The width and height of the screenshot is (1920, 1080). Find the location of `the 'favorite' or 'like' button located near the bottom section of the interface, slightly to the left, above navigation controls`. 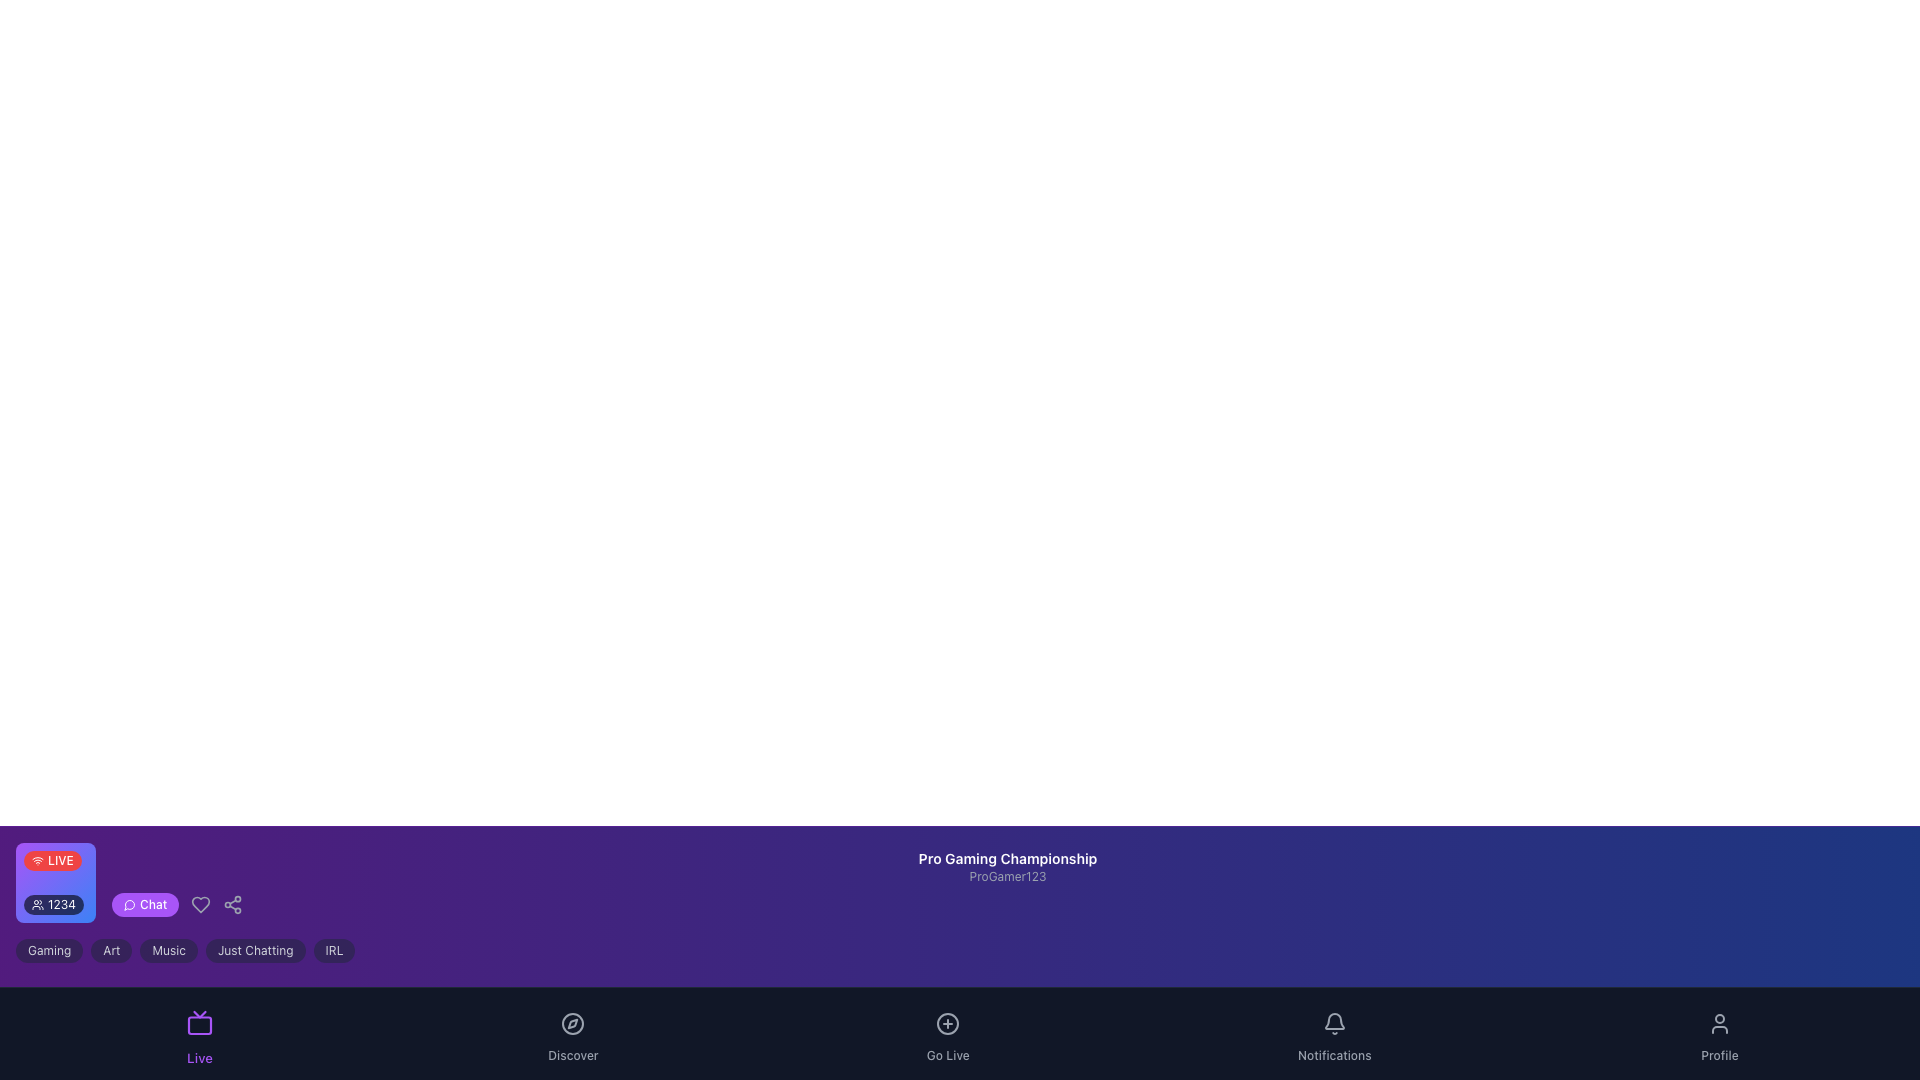

the 'favorite' or 'like' button located near the bottom section of the interface, slightly to the left, above navigation controls is located at coordinates (201, 905).